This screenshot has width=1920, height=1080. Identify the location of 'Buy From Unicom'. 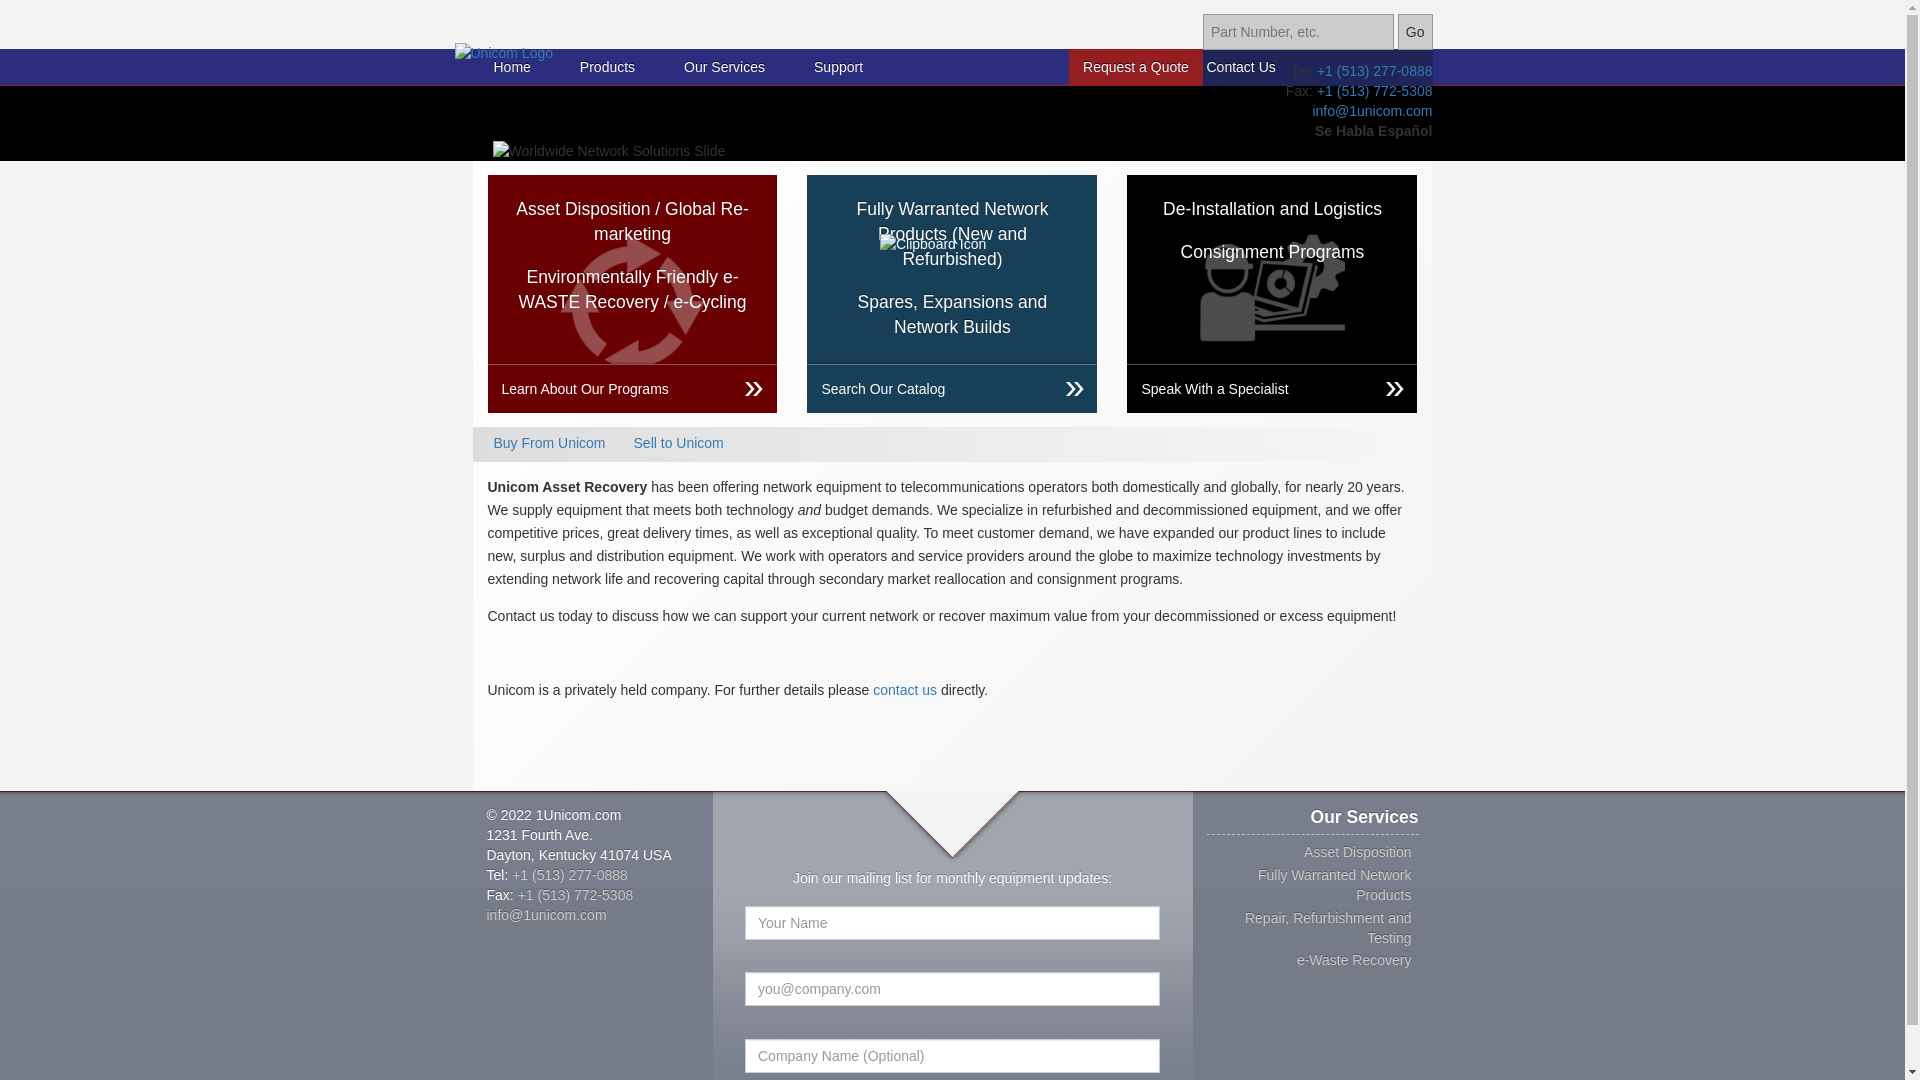
(550, 442).